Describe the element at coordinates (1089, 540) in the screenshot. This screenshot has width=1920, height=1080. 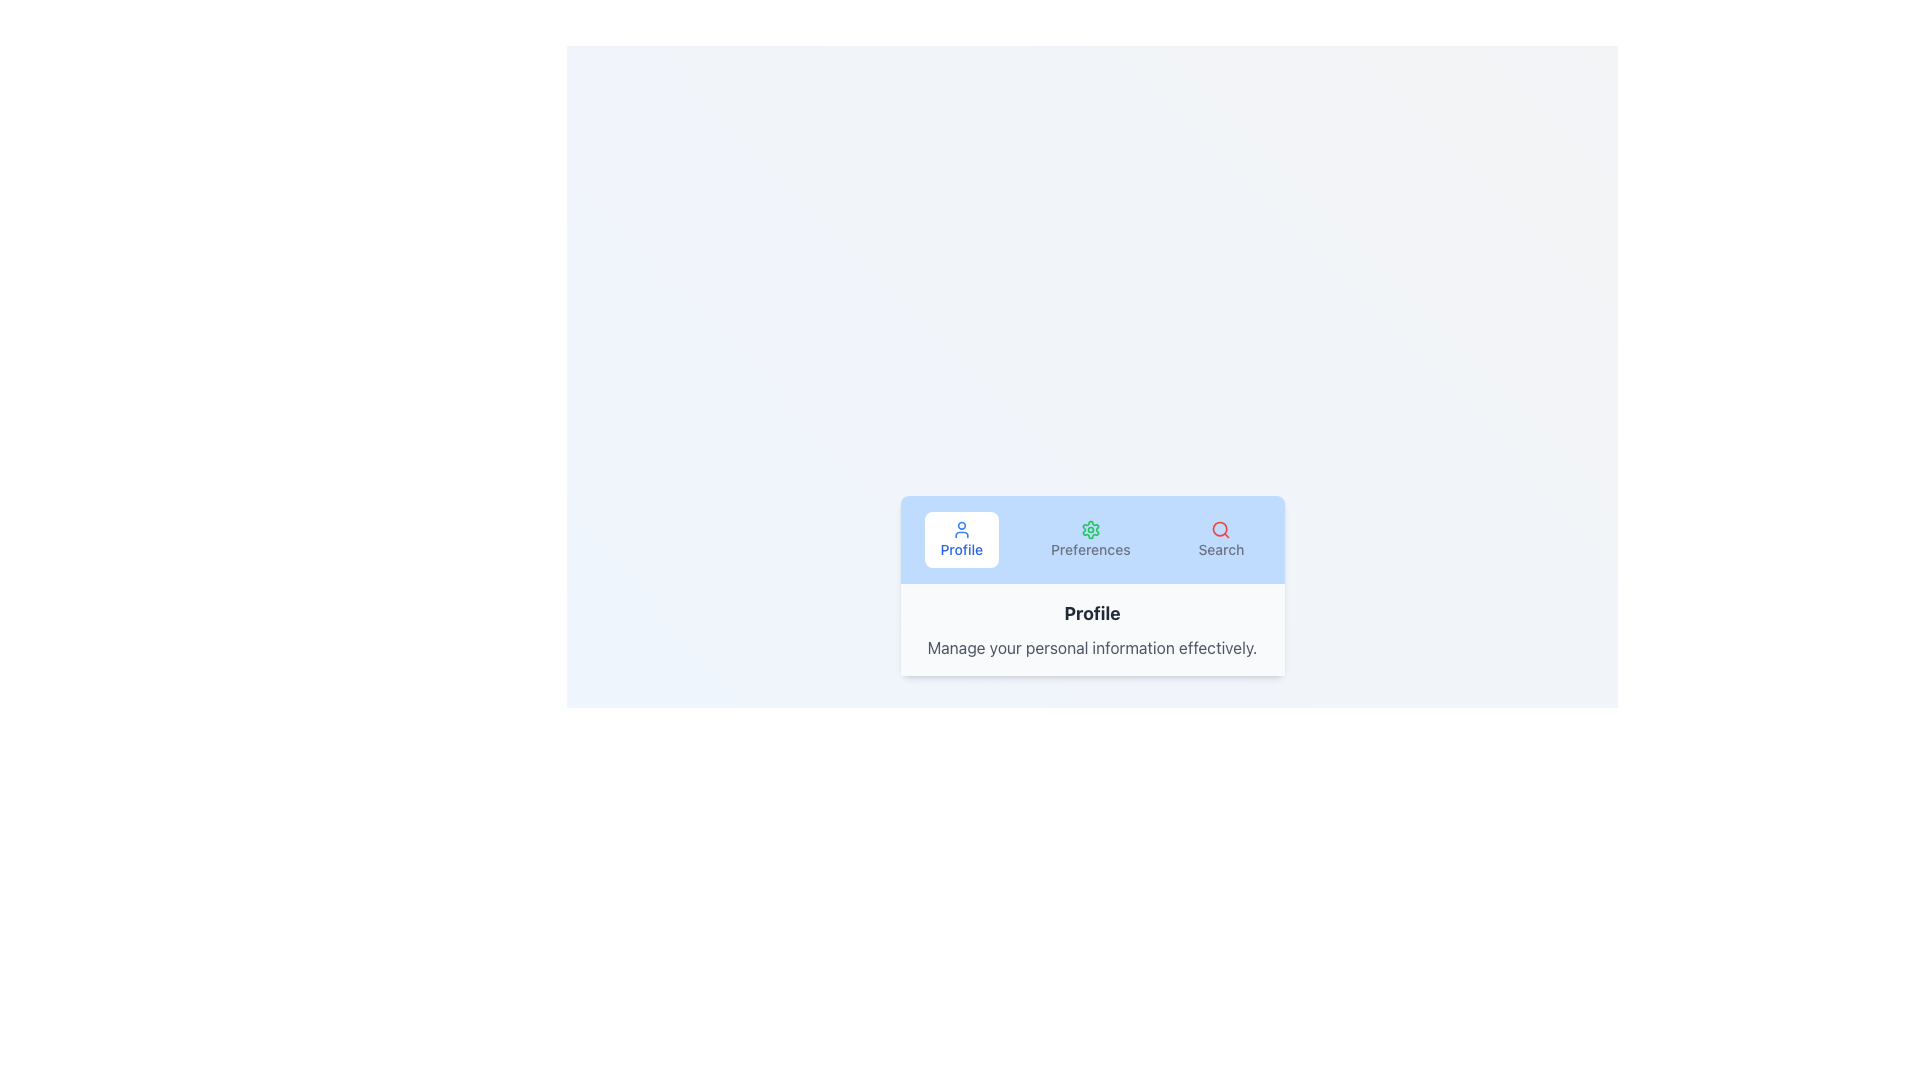
I see `the light-blue 'Preferences' button with a green gear icon` at that location.